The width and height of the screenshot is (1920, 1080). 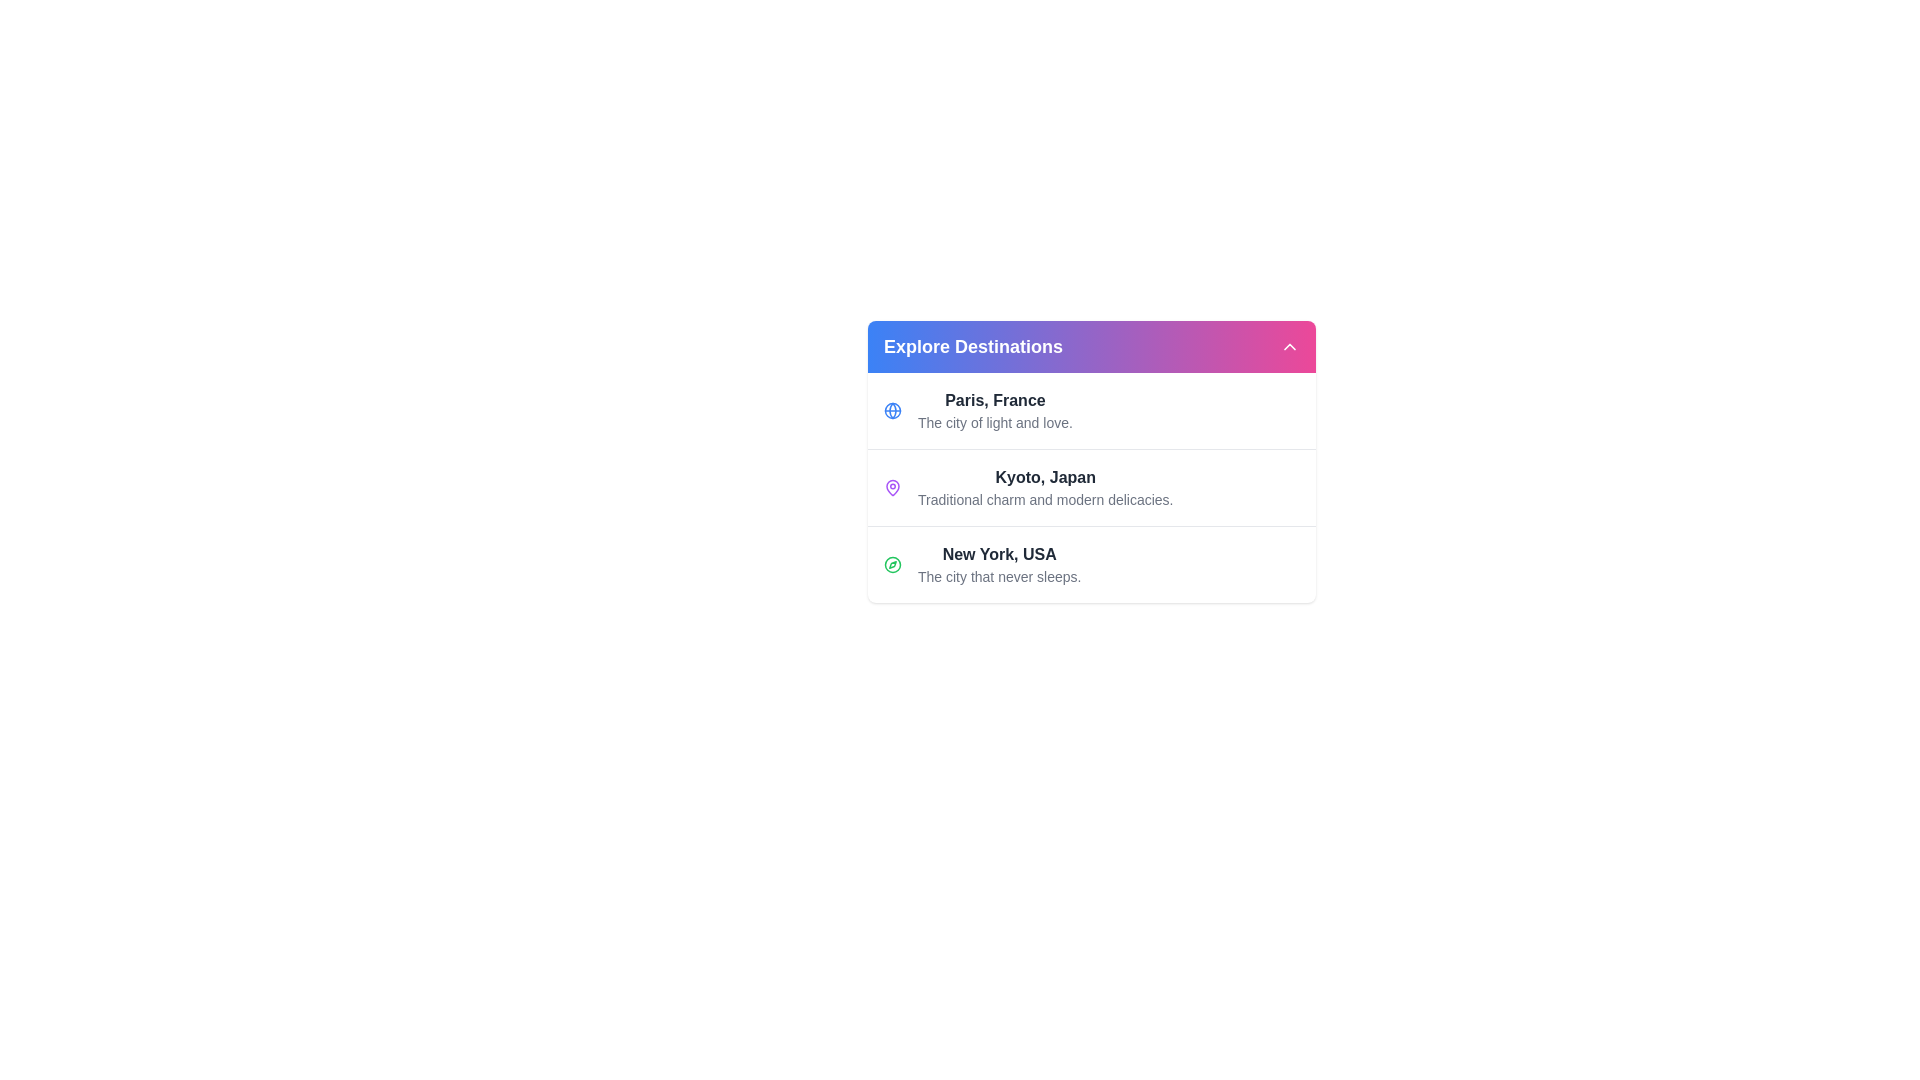 I want to click on the text block displaying 'Paris, France', so click(x=995, y=410).